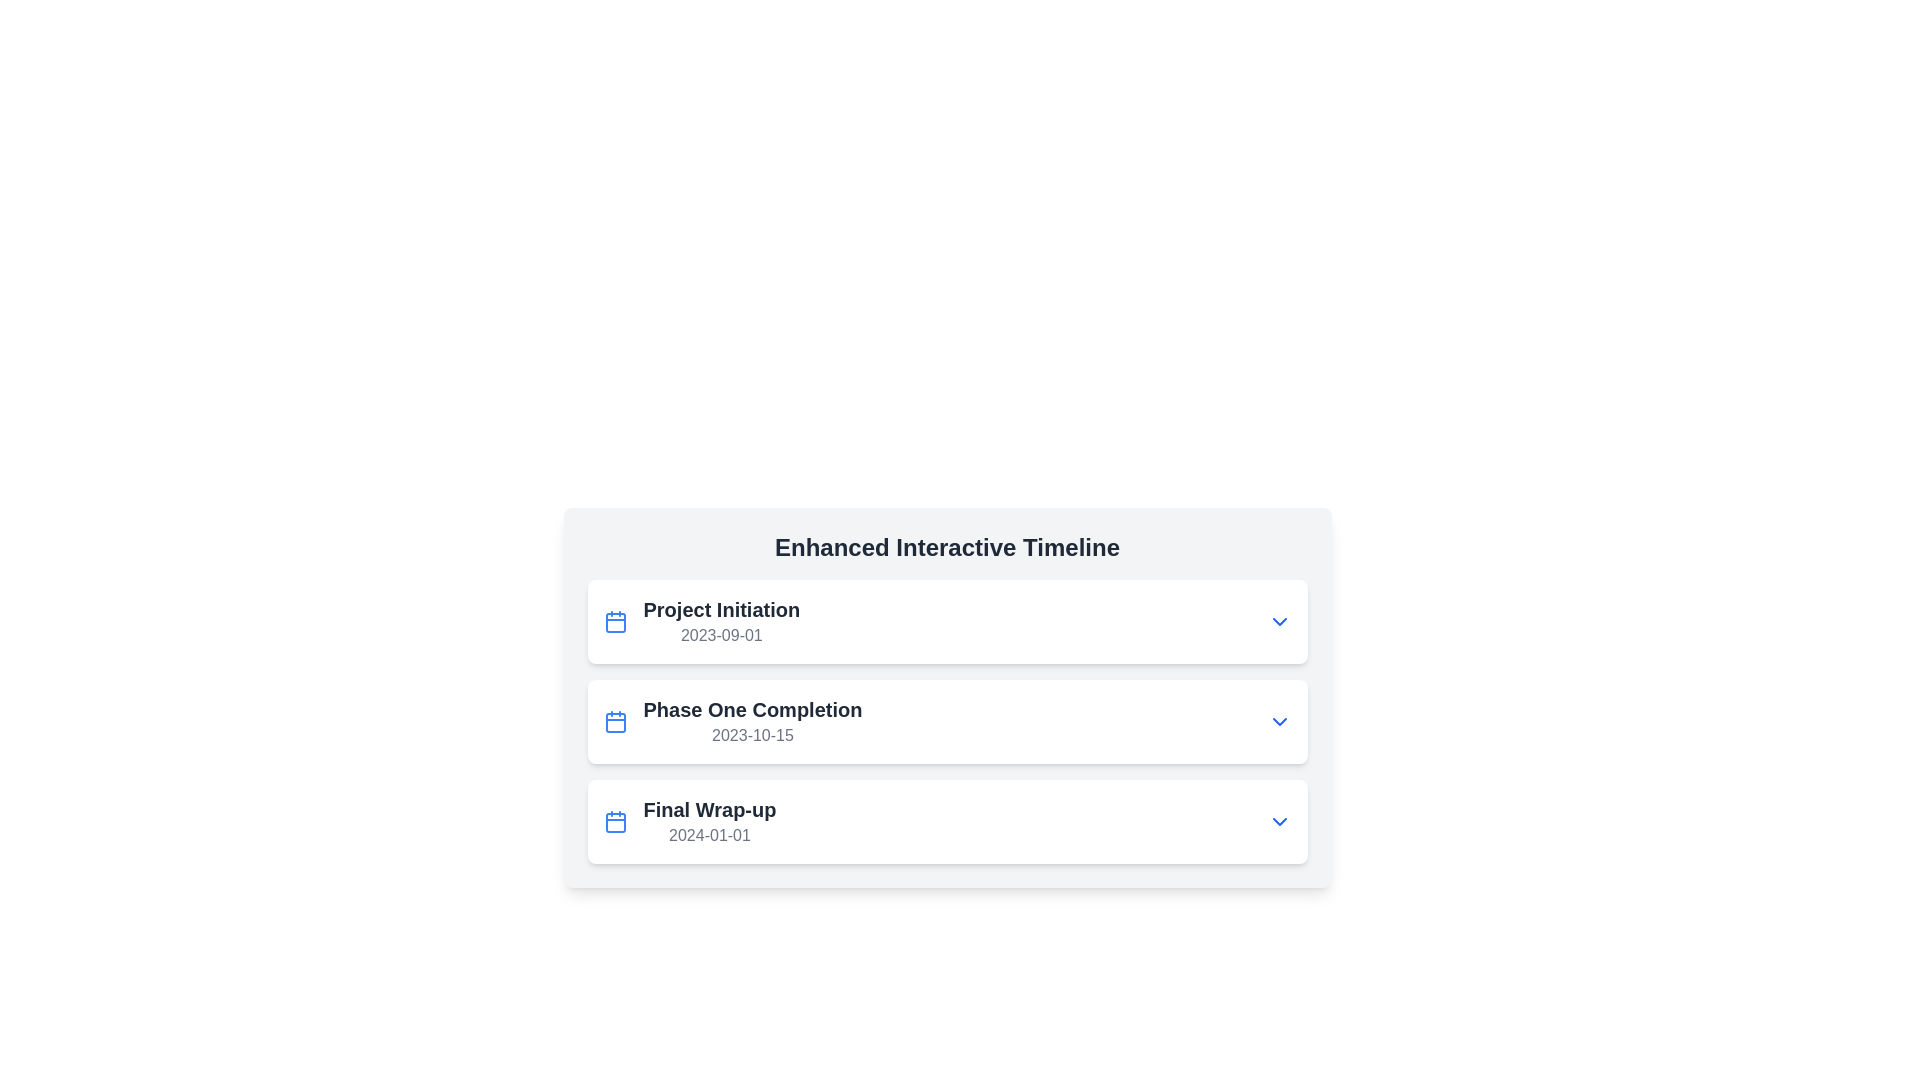  What do you see at coordinates (732, 721) in the screenshot?
I see `the second timeline event marker that displays a milestone or task along with an associated date, located between 'Project Initiation' and 'Final Wrap-up'` at bounding box center [732, 721].